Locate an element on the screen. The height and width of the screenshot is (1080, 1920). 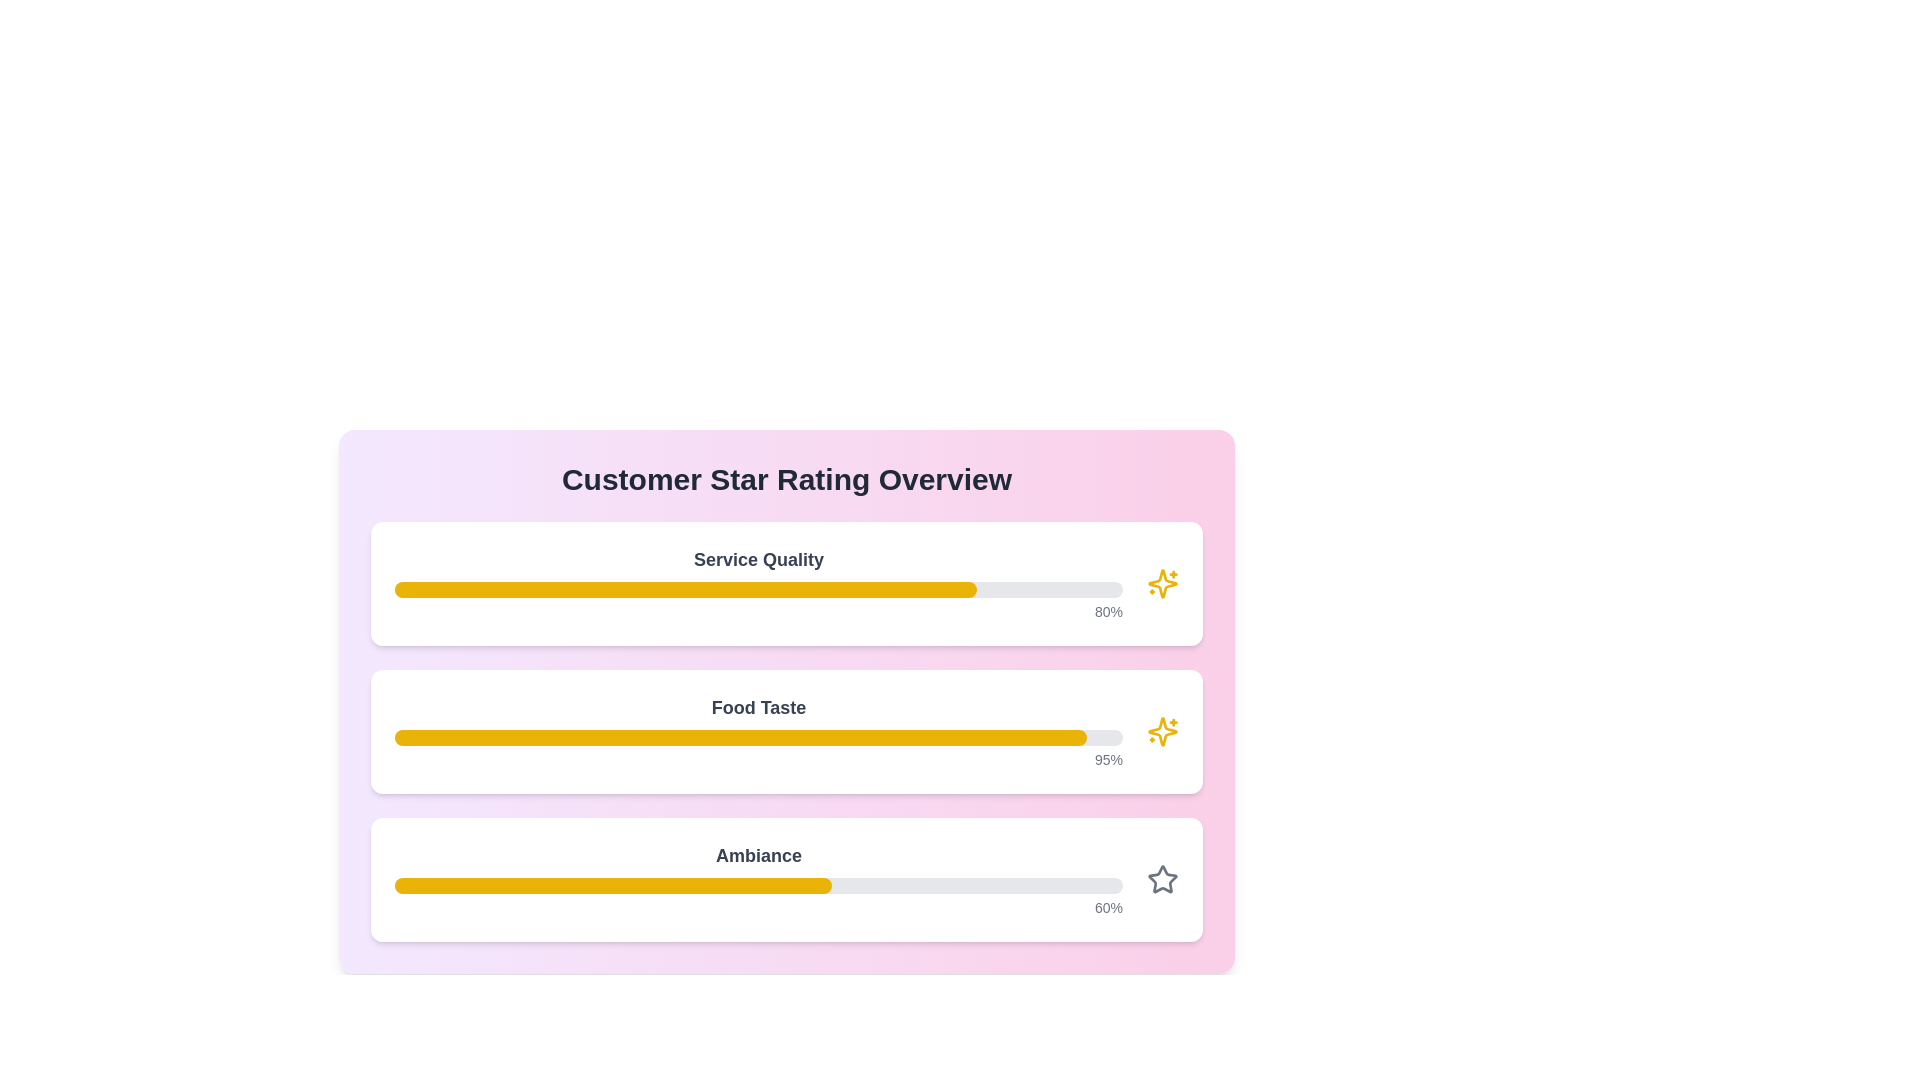
the filled segment of the progress bar under the 'Food Taste' label, which is a horizontal yellow bar with rounded edges, representing a filled portion of the progress is located at coordinates (739, 737).